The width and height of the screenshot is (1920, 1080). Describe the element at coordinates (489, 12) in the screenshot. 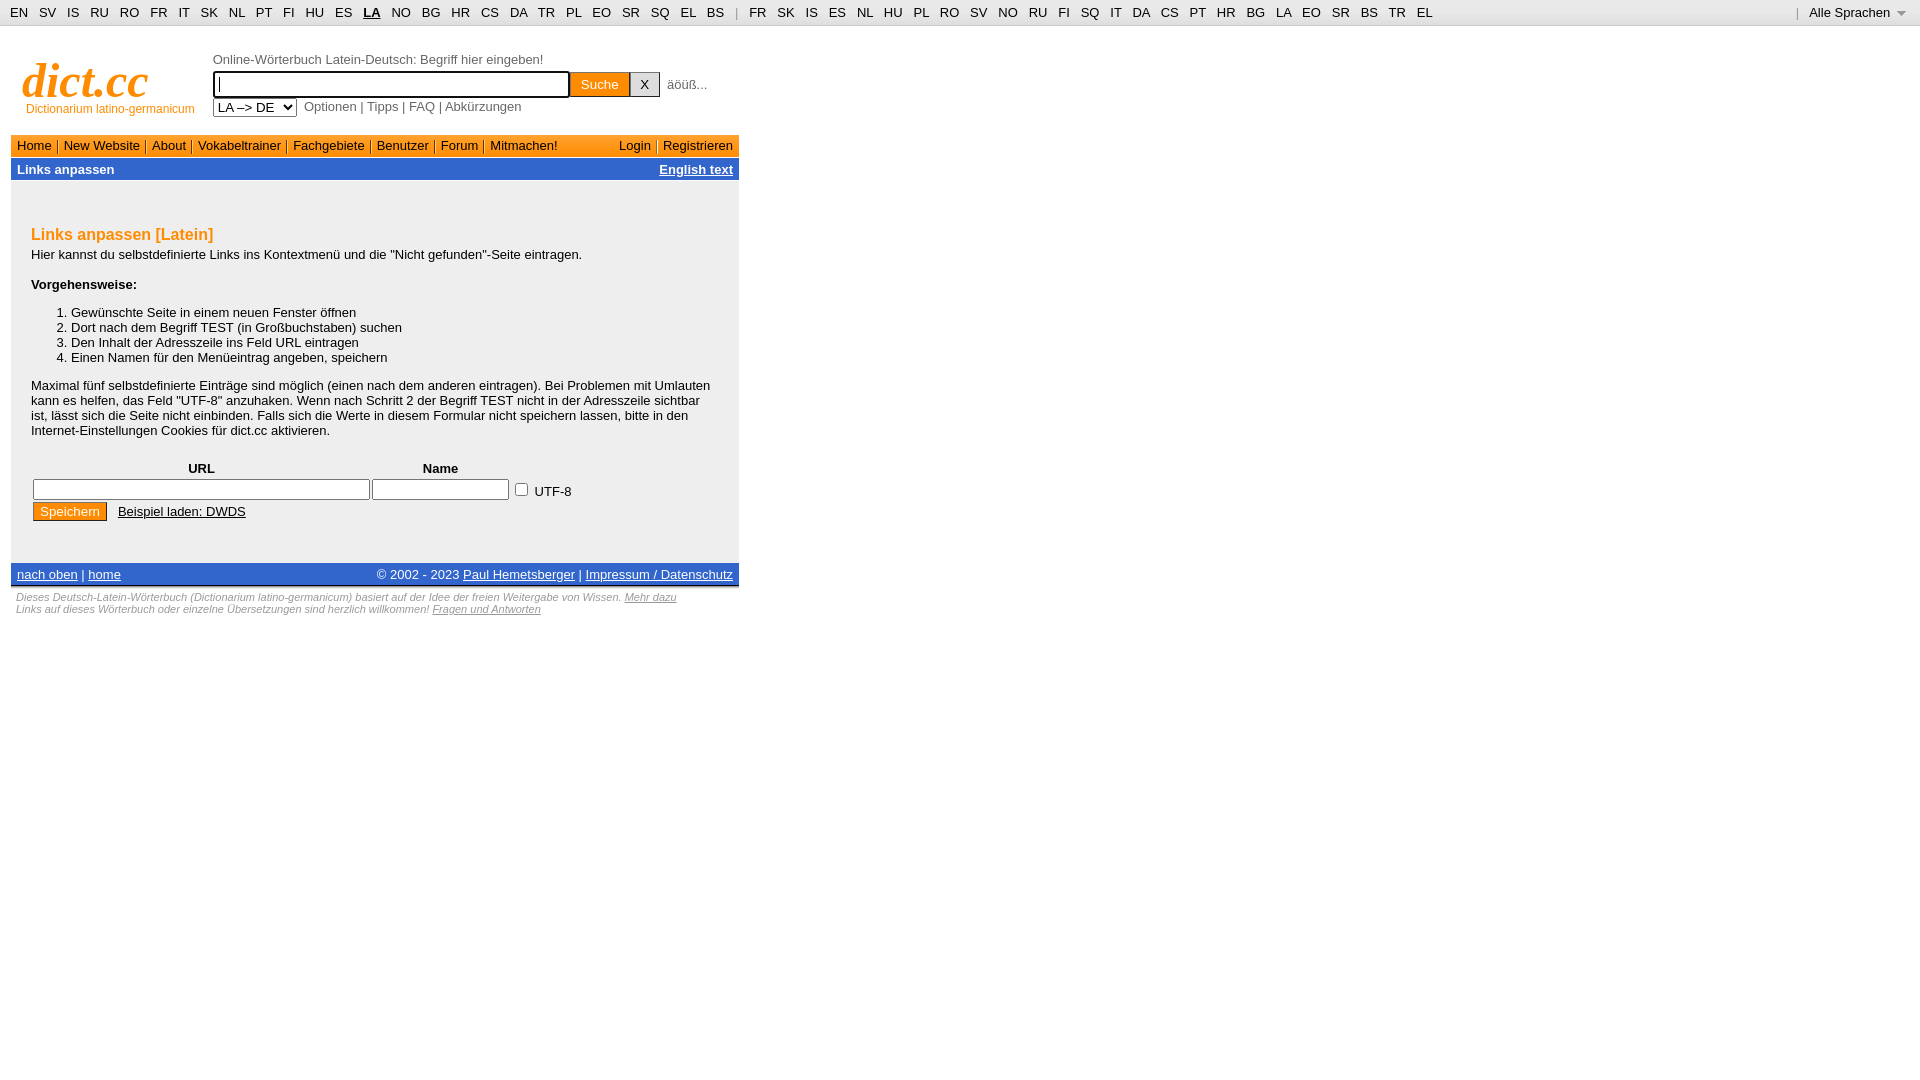

I see `'CS'` at that location.